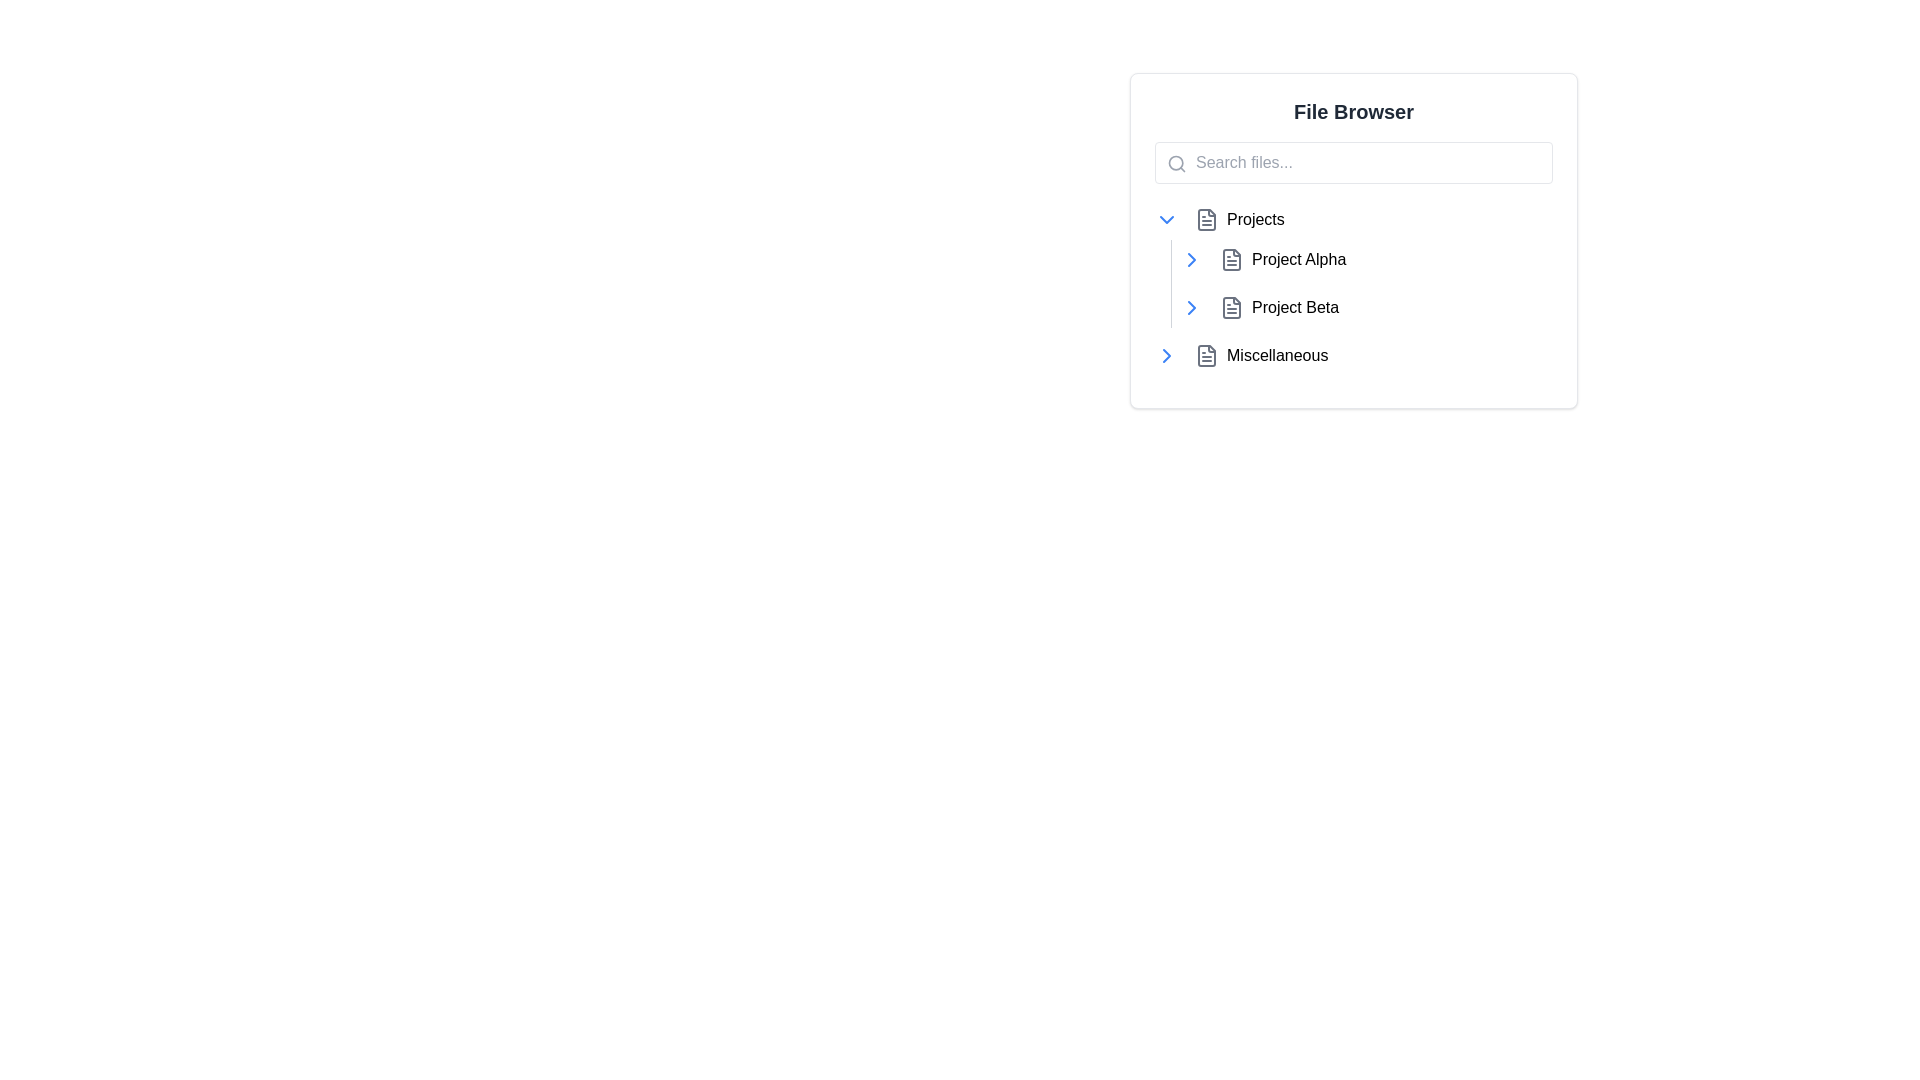 The width and height of the screenshot is (1920, 1080). I want to click on the blue button with a rightward chevron icon located to the left of the 'Miscellaneous' label in the file browser interface, so click(1166, 354).